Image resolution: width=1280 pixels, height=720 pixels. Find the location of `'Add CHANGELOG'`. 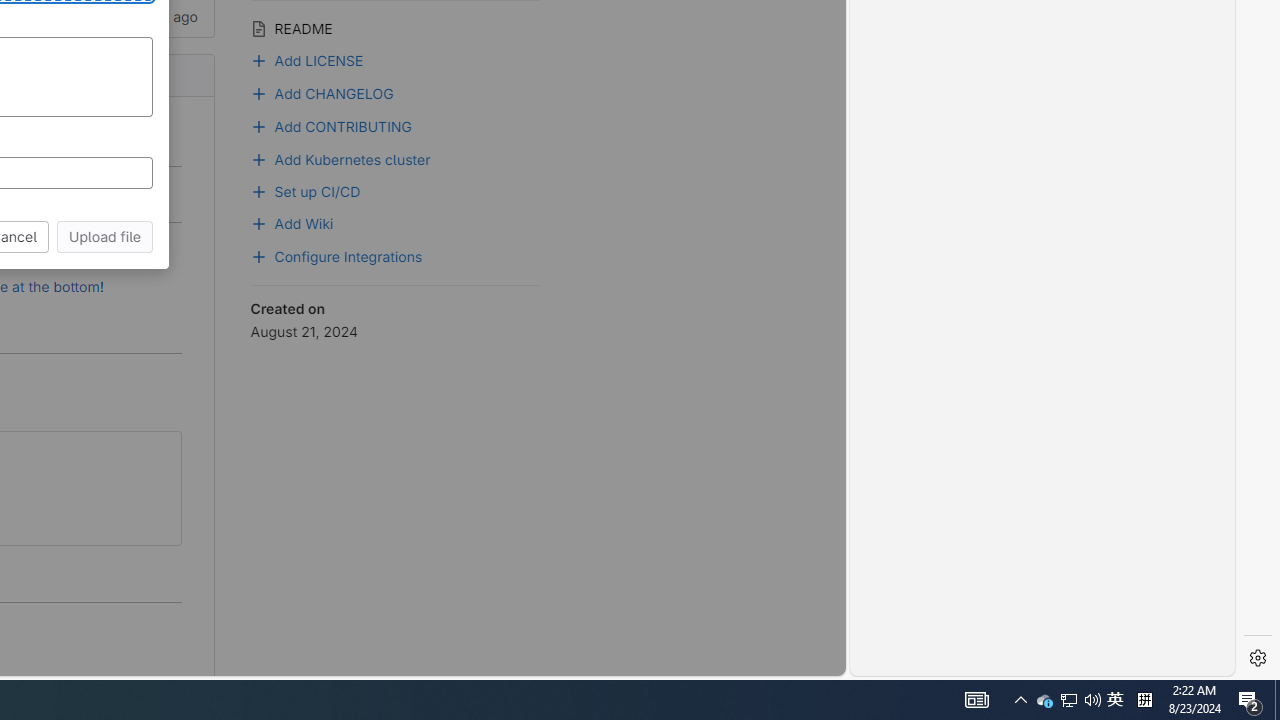

'Add CHANGELOG' is located at coordinates (323, 91).